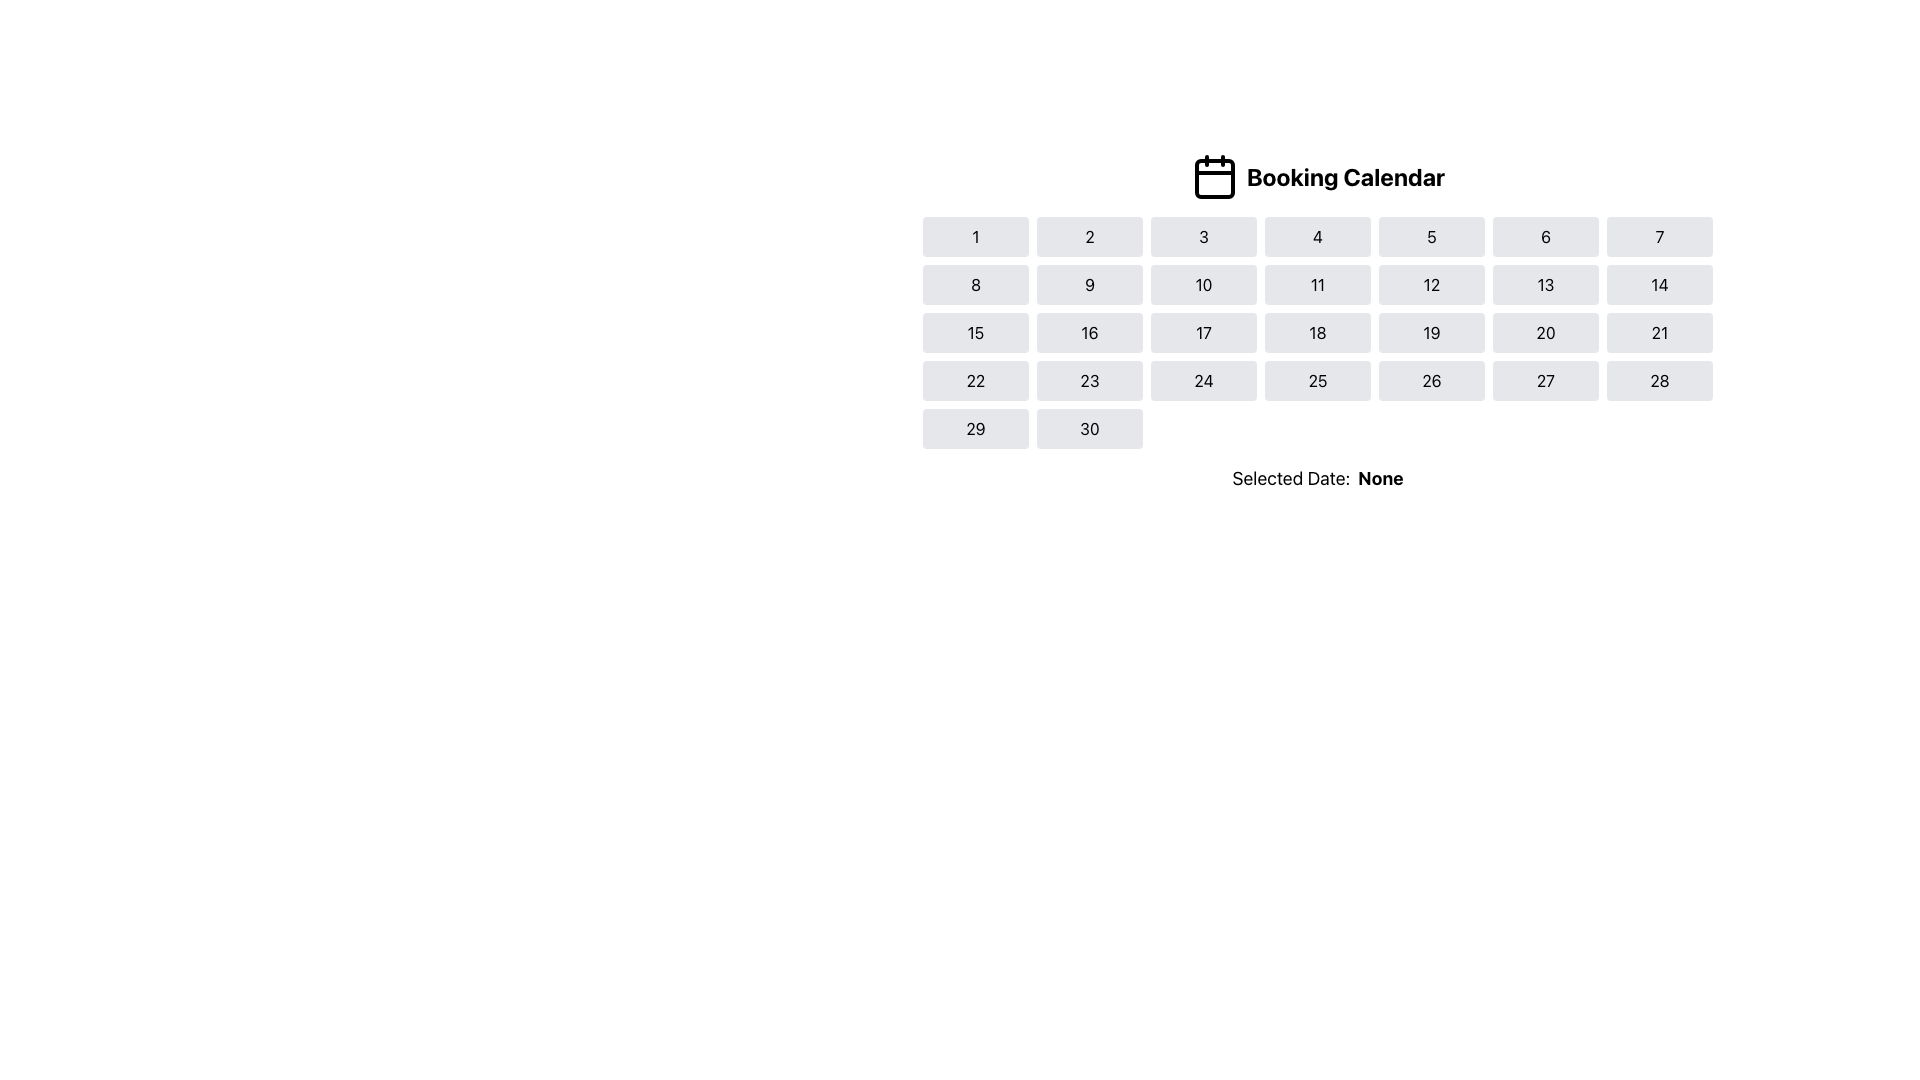 This screenshot has width=1920, height=1080. Describe the element at coordinates (1430, 235) in the screenshot. I see `the button representing the number '5' in the booking calendar interface` at that location.